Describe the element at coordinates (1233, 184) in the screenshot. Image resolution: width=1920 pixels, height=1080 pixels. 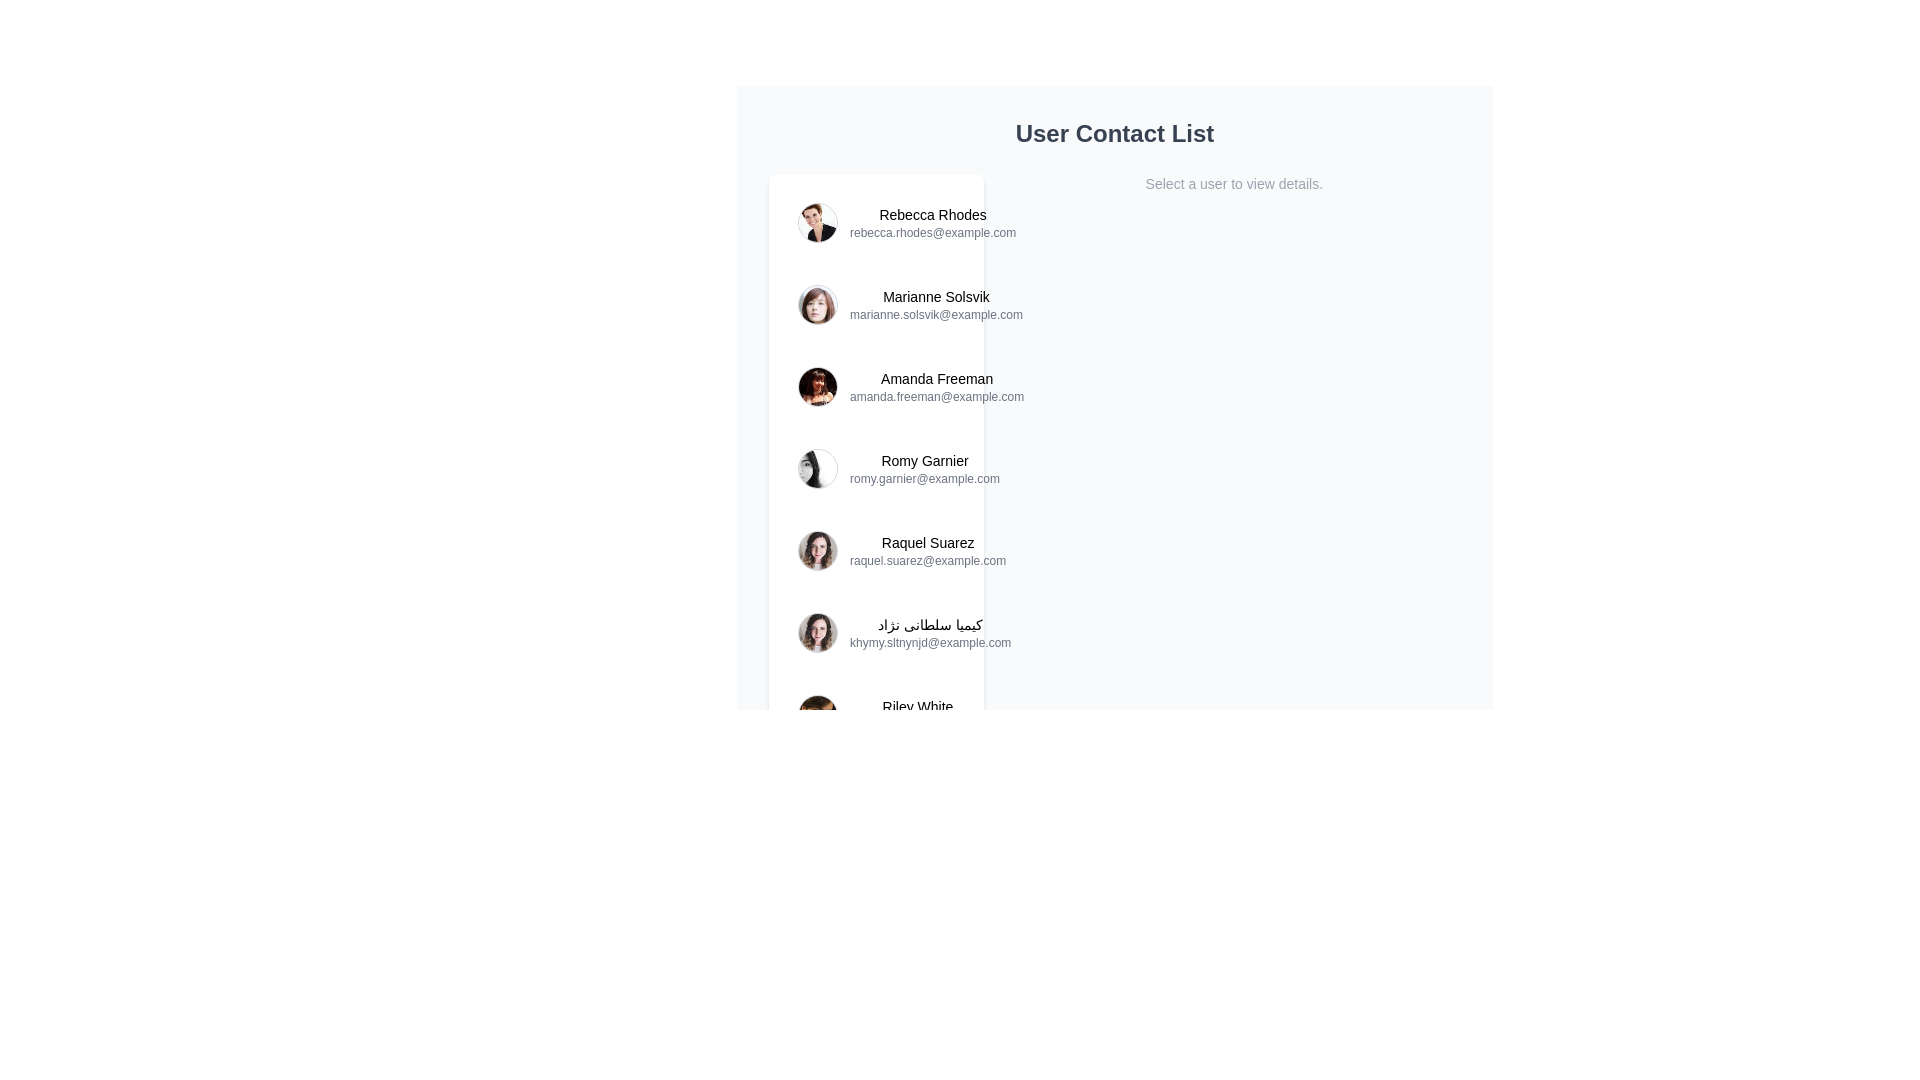
I see `the text label that indicates no user is selected, which is centrally aligned and located above the user names list` at that location.